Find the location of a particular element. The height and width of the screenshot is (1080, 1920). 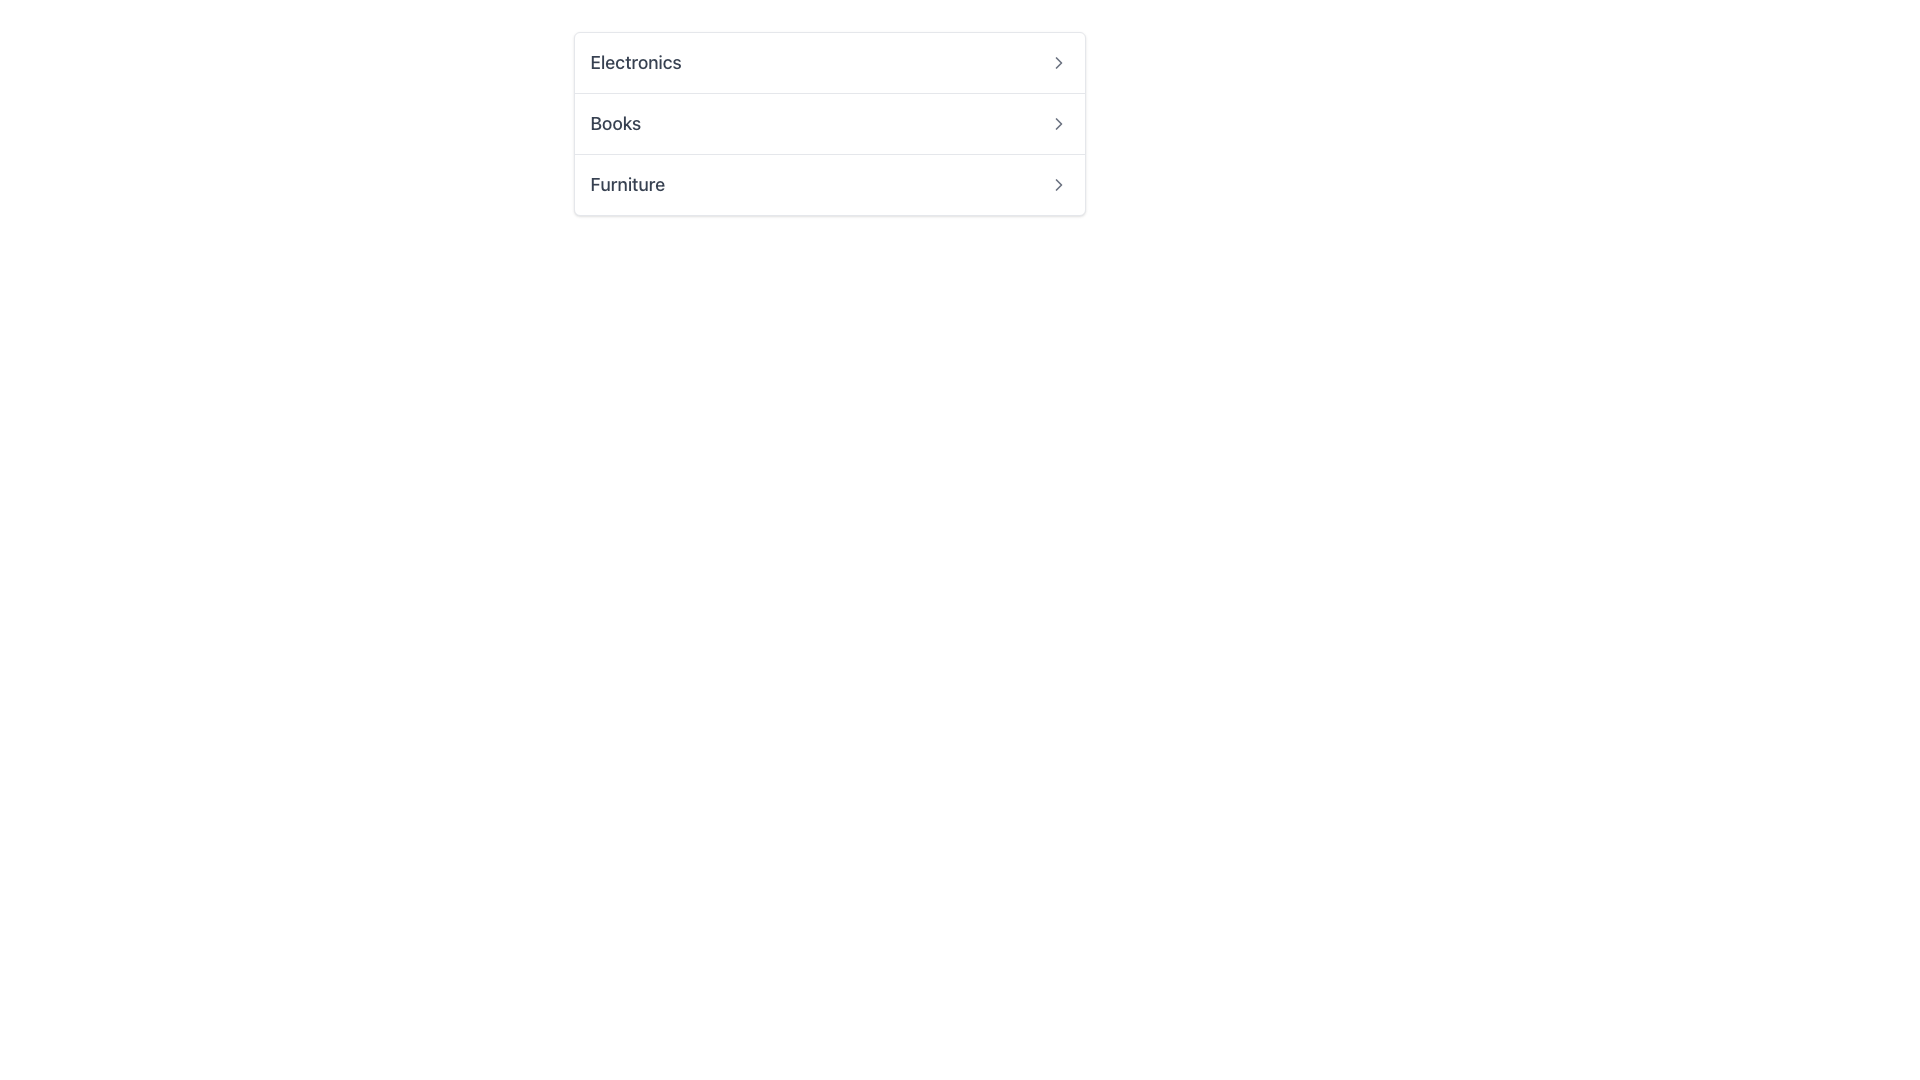

the 'Furniture' navigation menu item, which is the third item in the vertical list of navigation options is located at coordinates (829, 185).